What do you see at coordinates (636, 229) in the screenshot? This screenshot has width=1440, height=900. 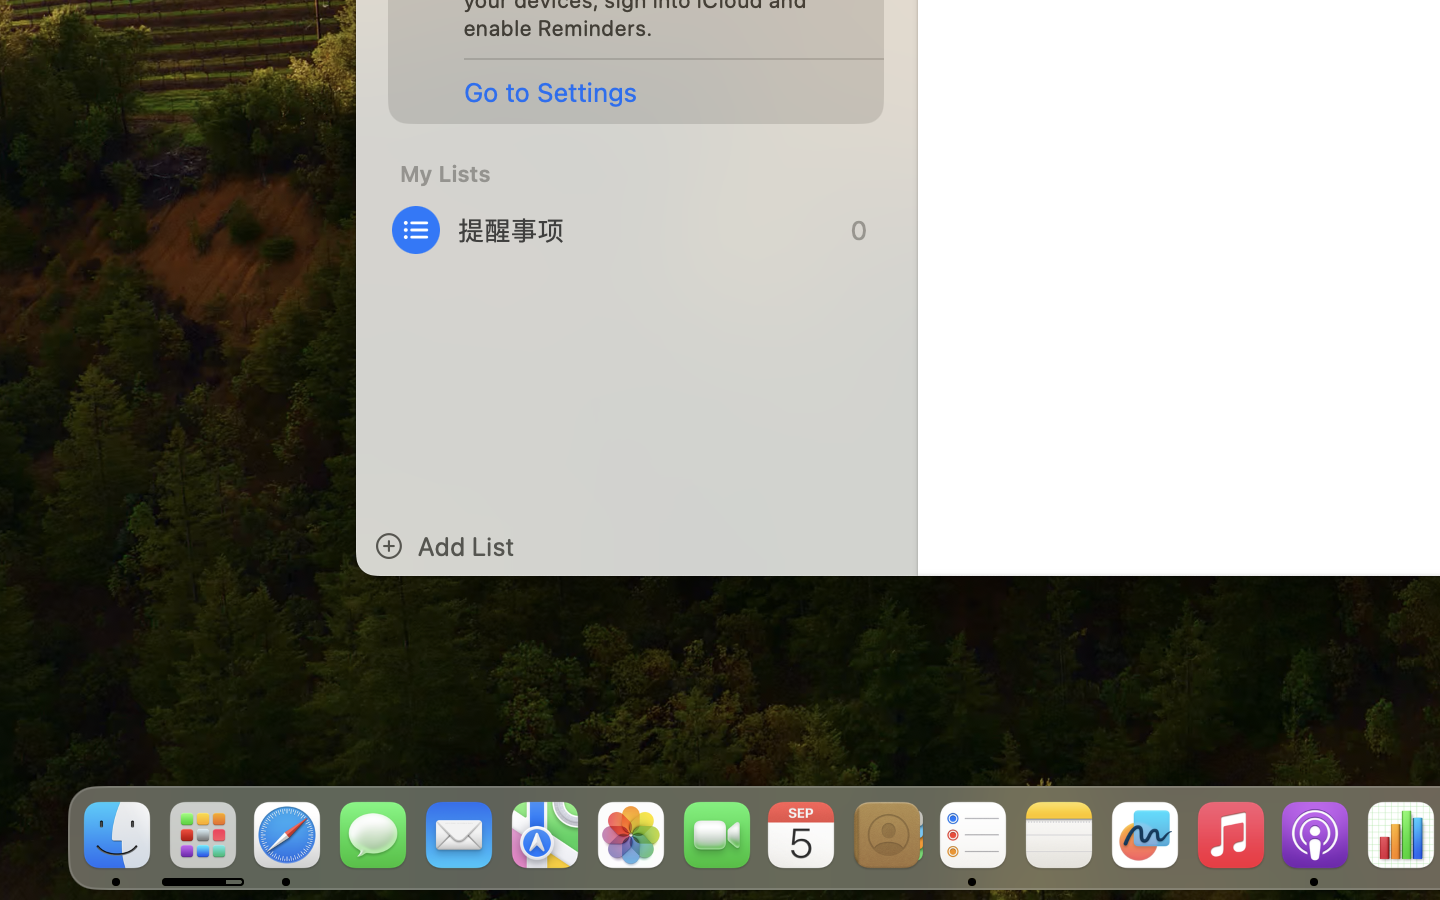 I see `'提醒事项'` at bounding box center [636, 229].